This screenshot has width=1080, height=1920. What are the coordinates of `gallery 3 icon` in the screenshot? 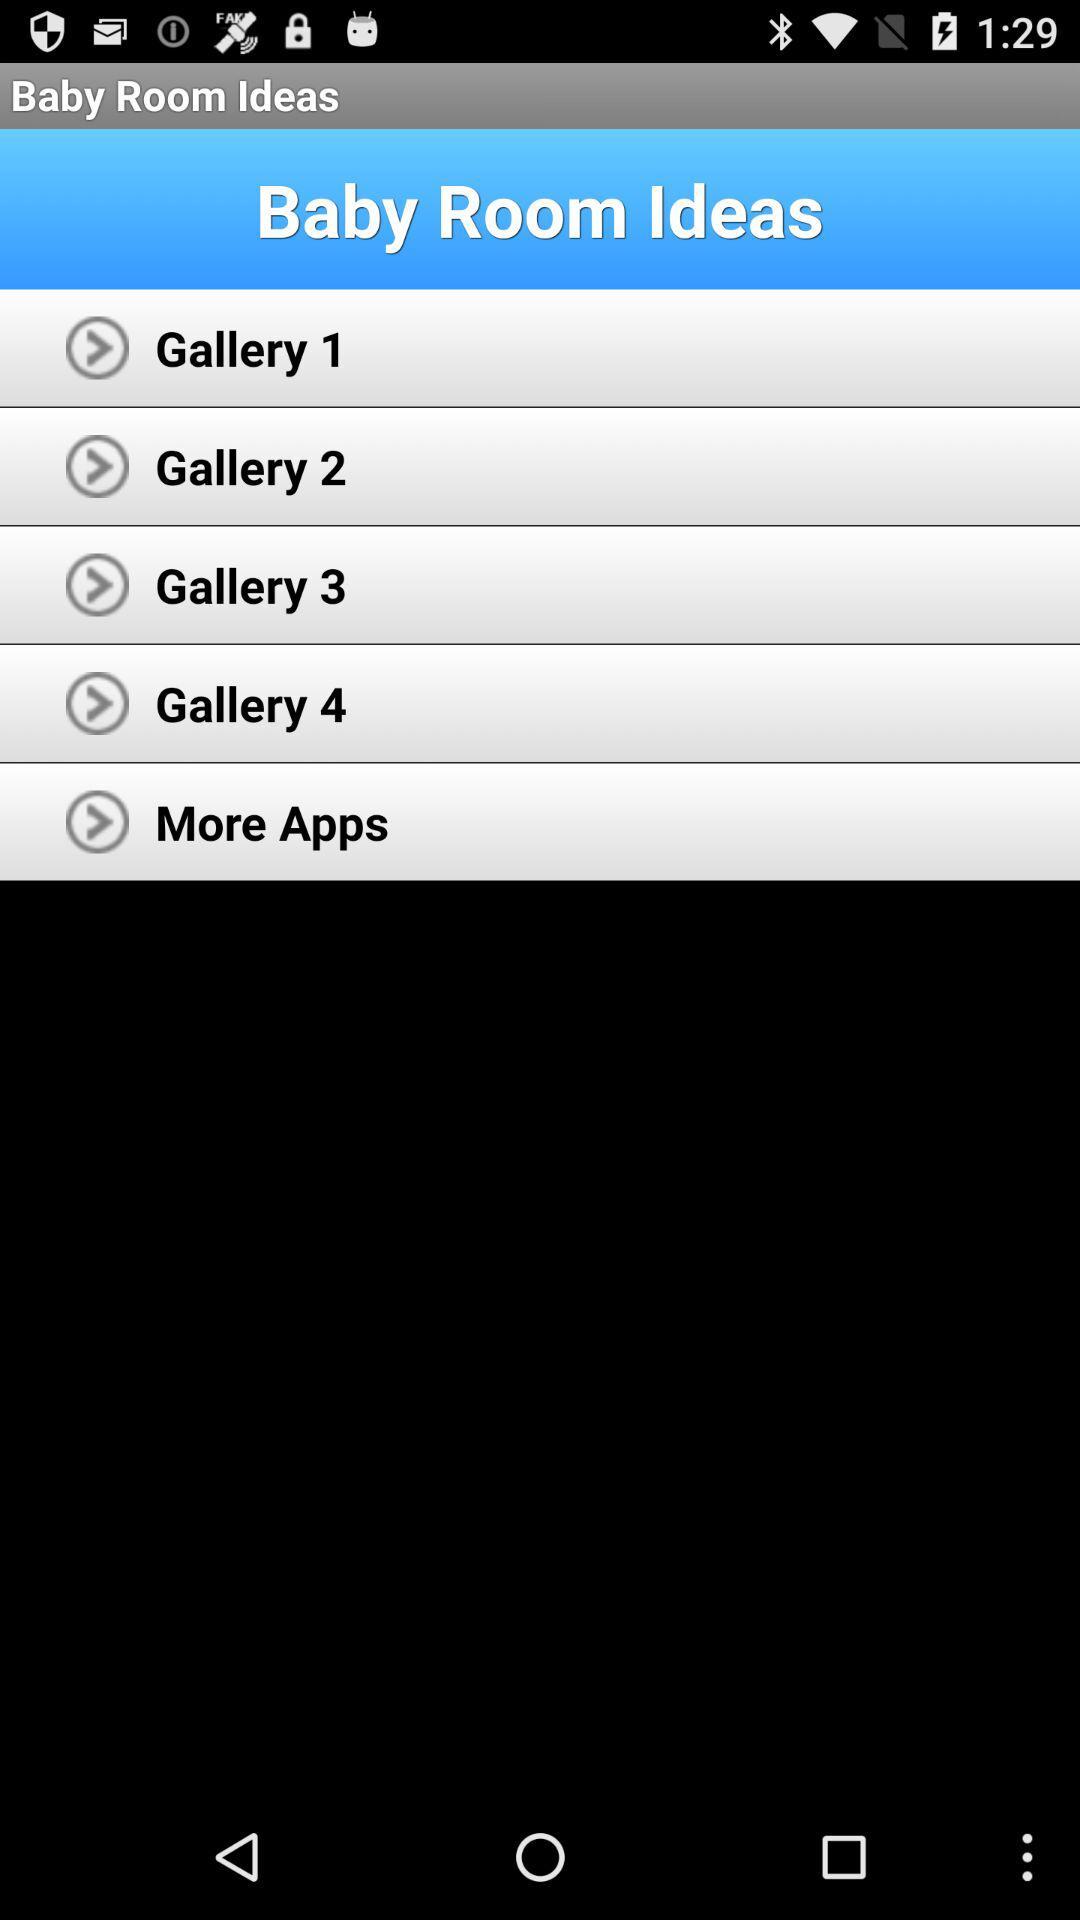 It's located at (250, 584).